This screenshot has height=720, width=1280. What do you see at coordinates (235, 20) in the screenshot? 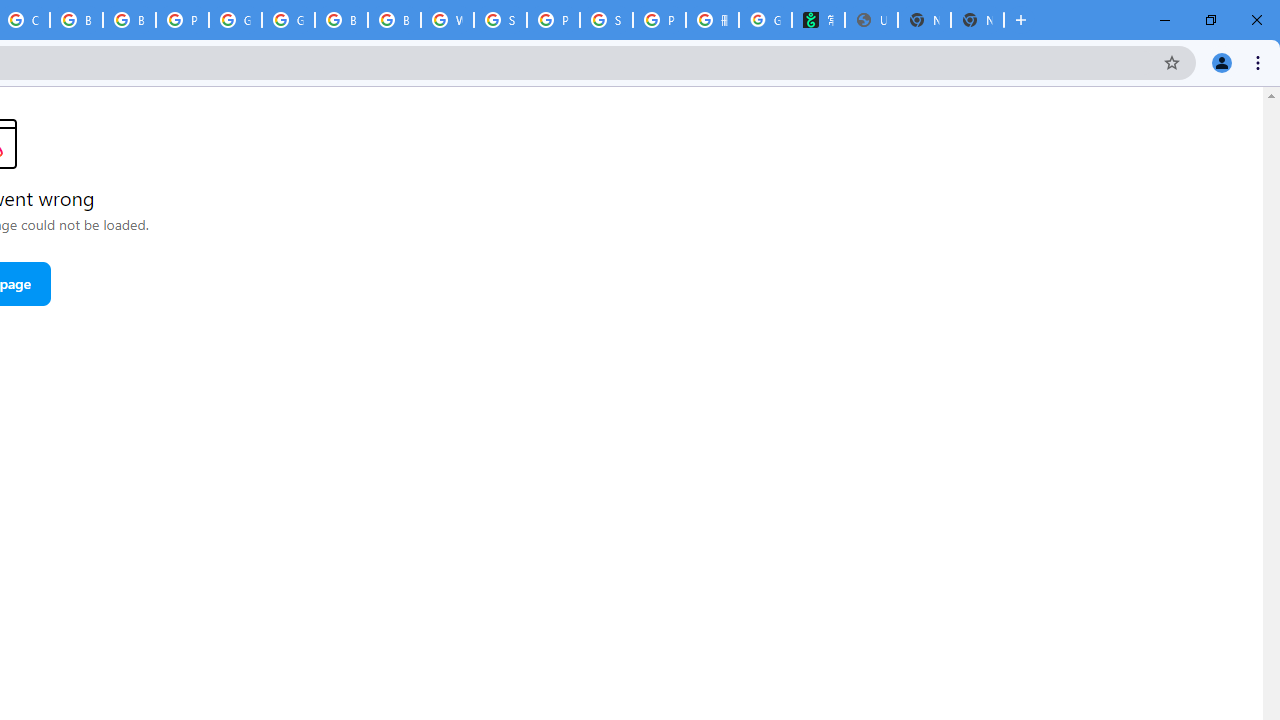
I see `'Google Cloud Platform'` at bounding box center [235, 20].